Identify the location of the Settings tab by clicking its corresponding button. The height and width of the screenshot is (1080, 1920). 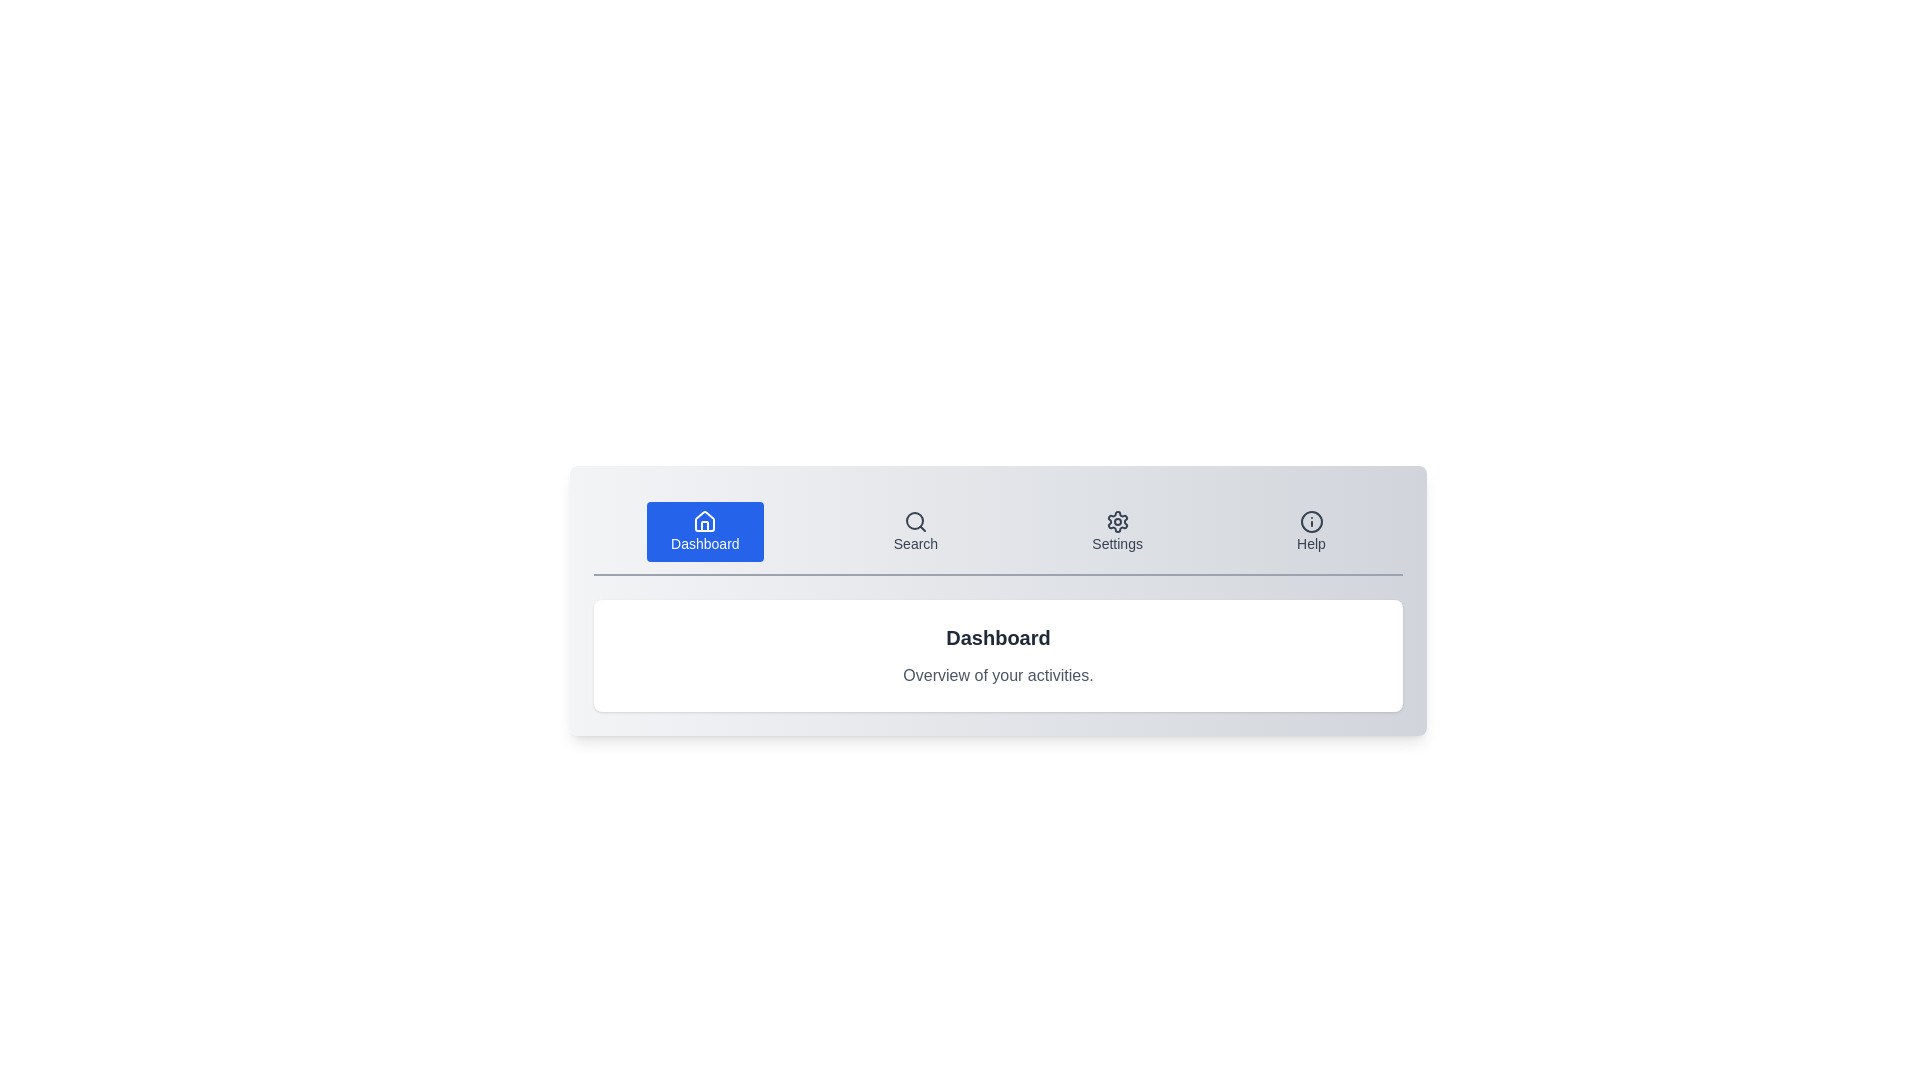
(1117, 531).